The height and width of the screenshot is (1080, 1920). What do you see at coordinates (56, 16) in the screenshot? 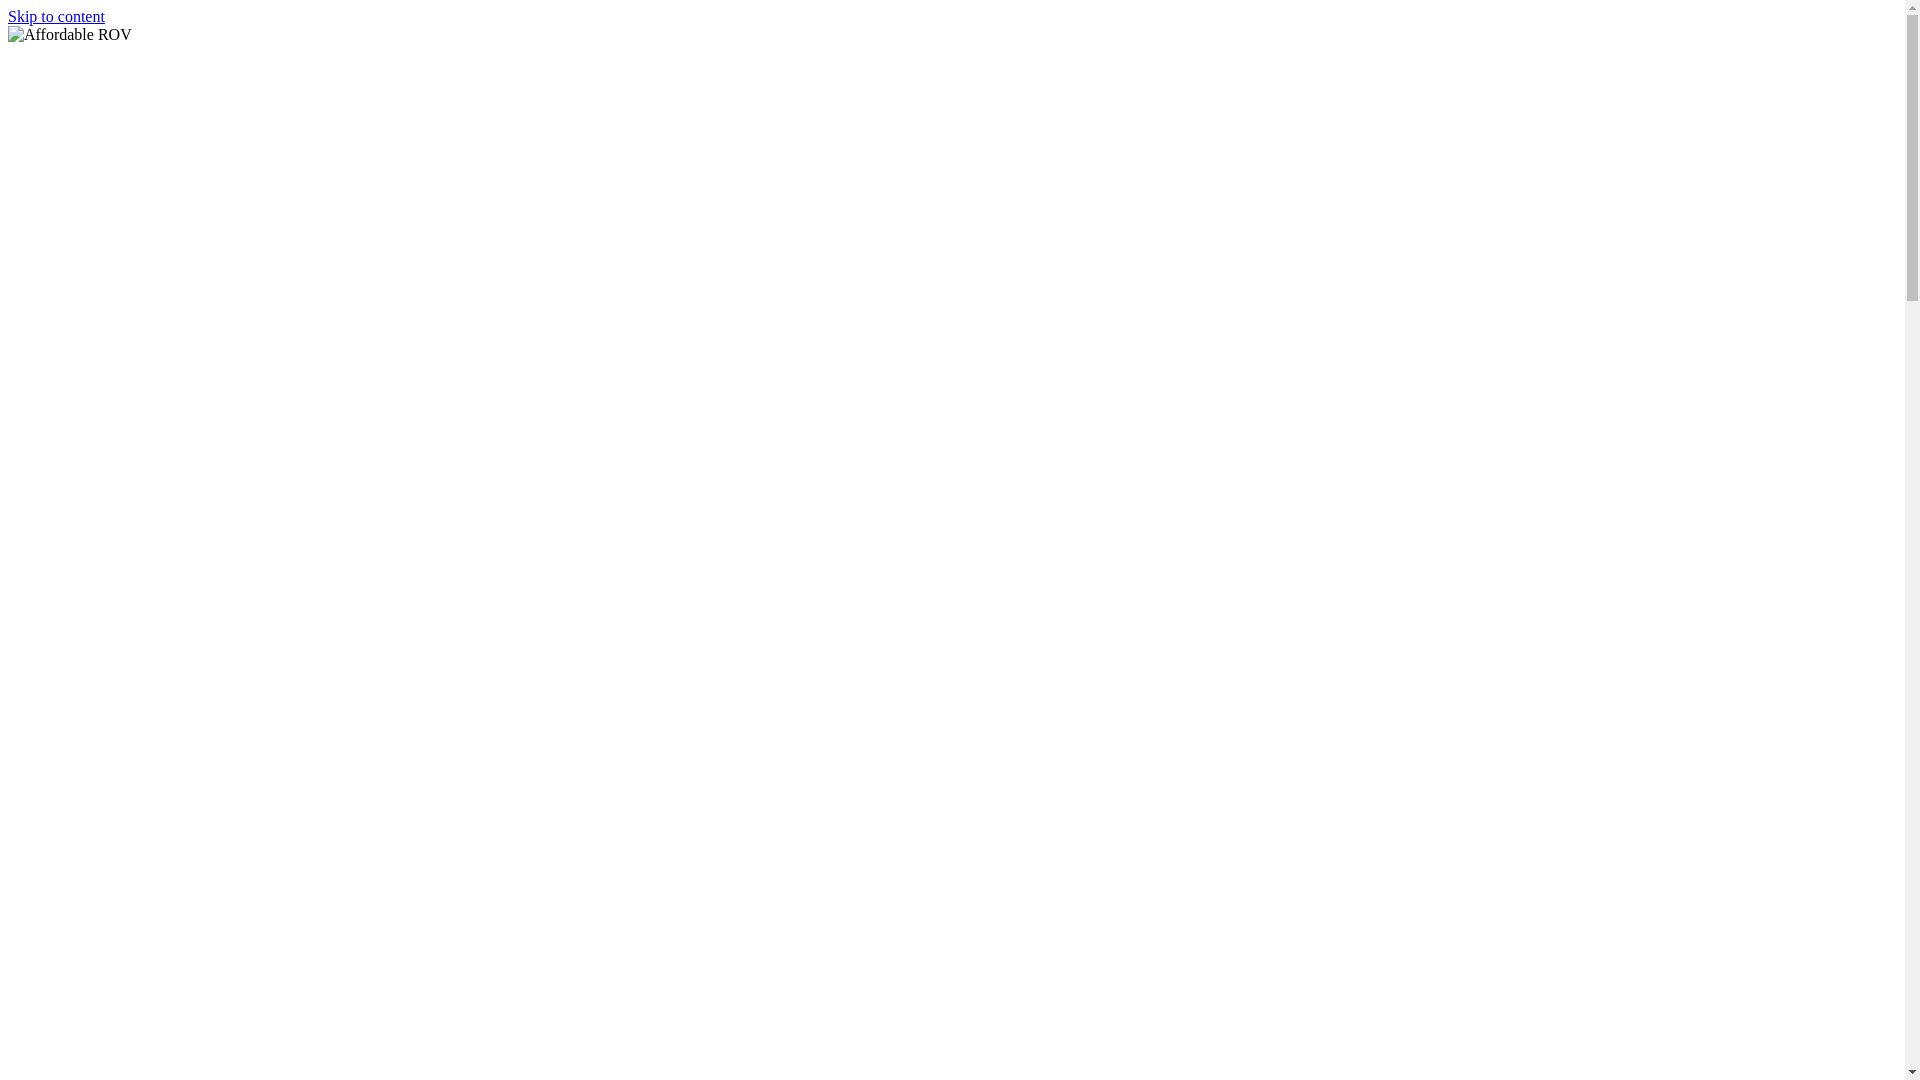
I see `'Skip to content'` at bounding box center [56, 16].